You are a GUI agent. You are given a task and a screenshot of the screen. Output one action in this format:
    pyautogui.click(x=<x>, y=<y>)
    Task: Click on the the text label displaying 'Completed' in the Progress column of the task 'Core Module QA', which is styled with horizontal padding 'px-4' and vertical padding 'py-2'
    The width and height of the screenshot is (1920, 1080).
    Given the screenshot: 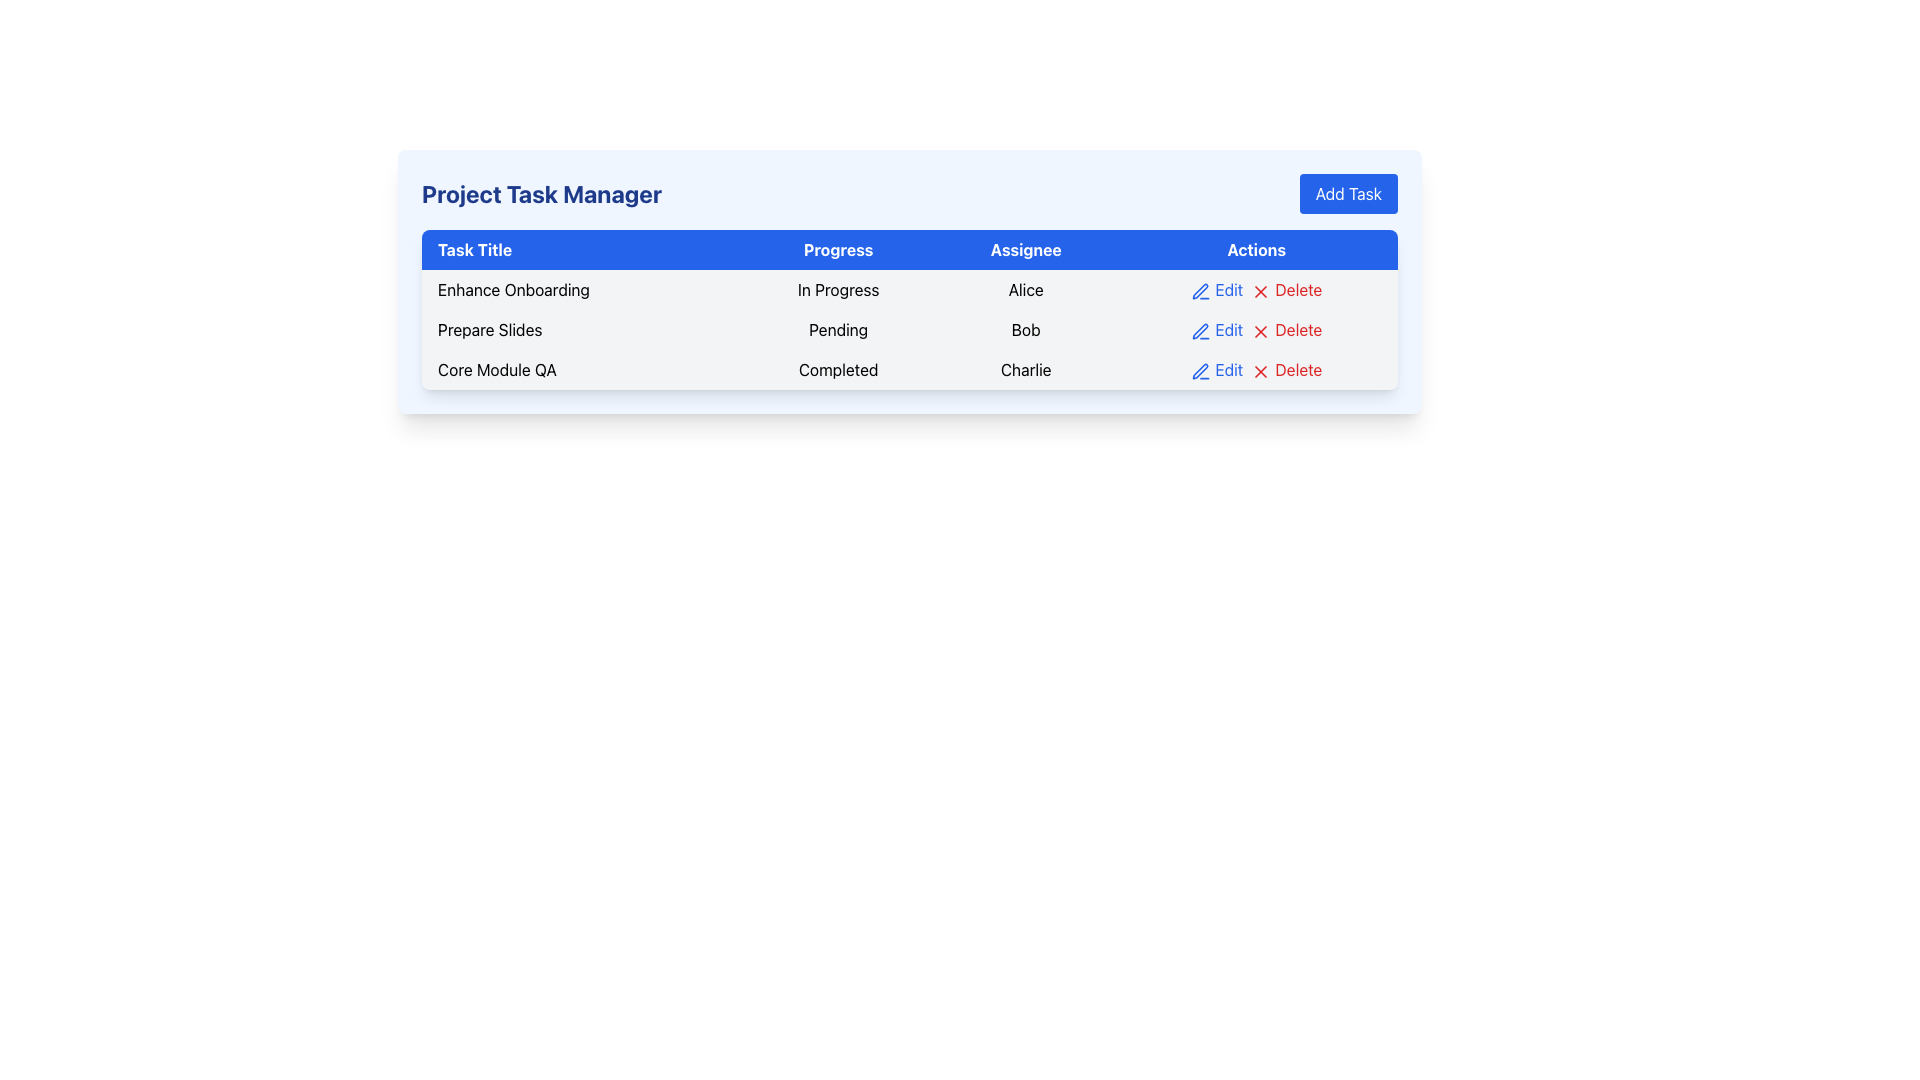 What is the action you would take?
    pyautogui.click(x=838, y=370)
    